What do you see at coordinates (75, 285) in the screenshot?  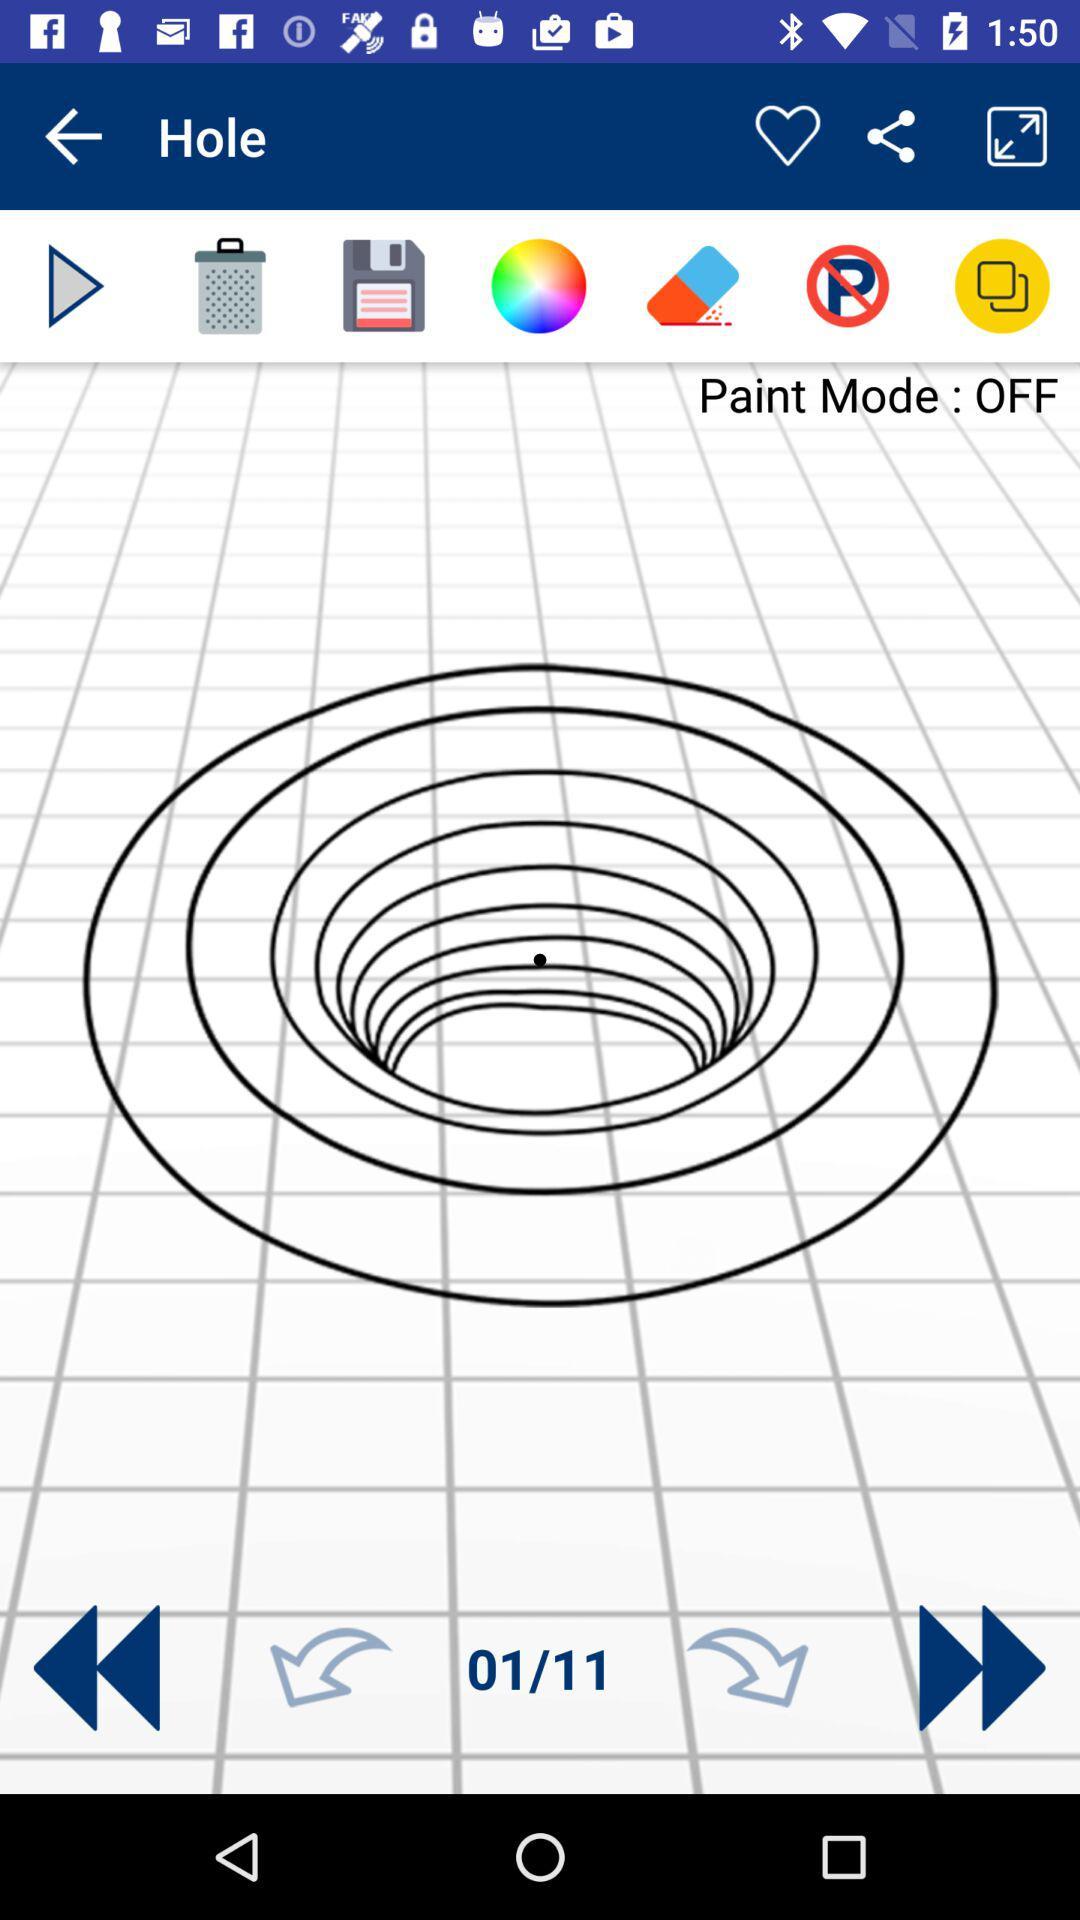 I see `button` at bounding box center [75, 285].